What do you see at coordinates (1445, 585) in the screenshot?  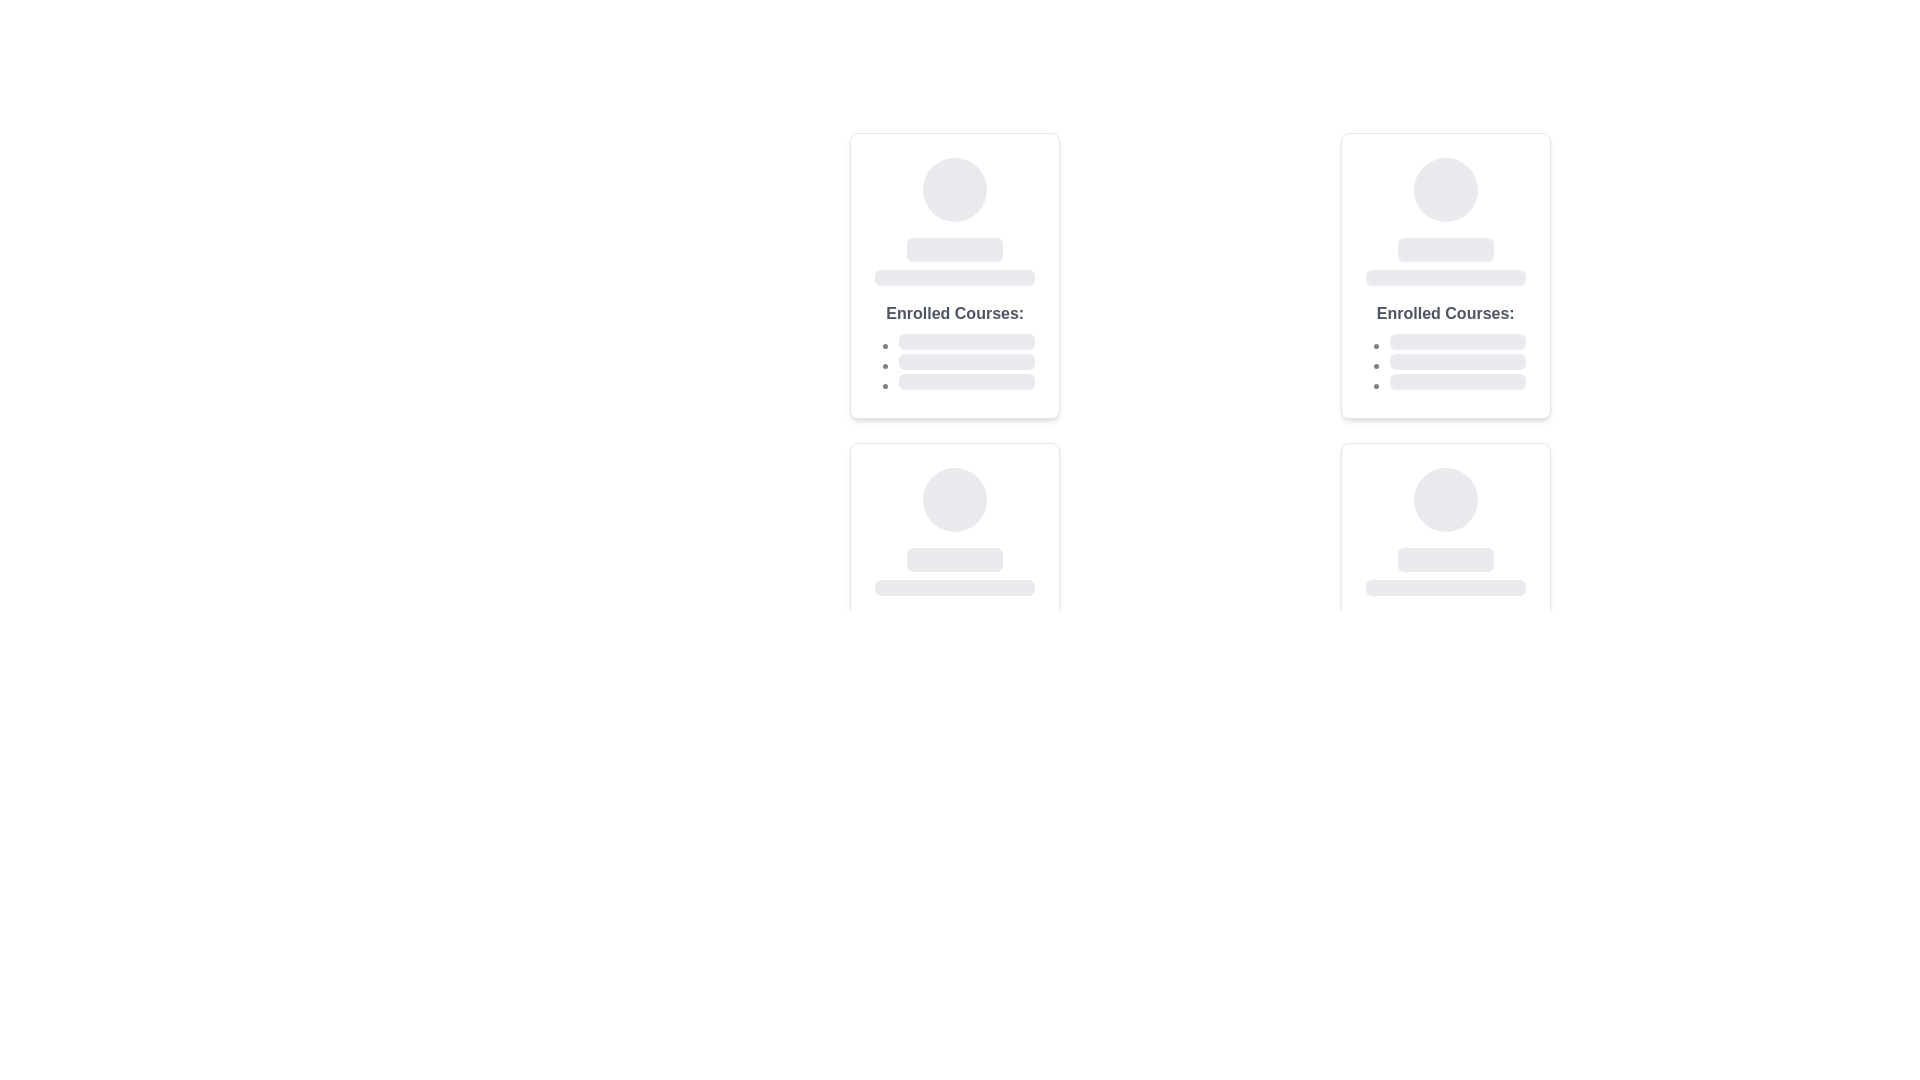 I see `the last card component in the grid layout, which features a white background, rounded corners, and a shadow effect` at bounding box center [1445, 585].